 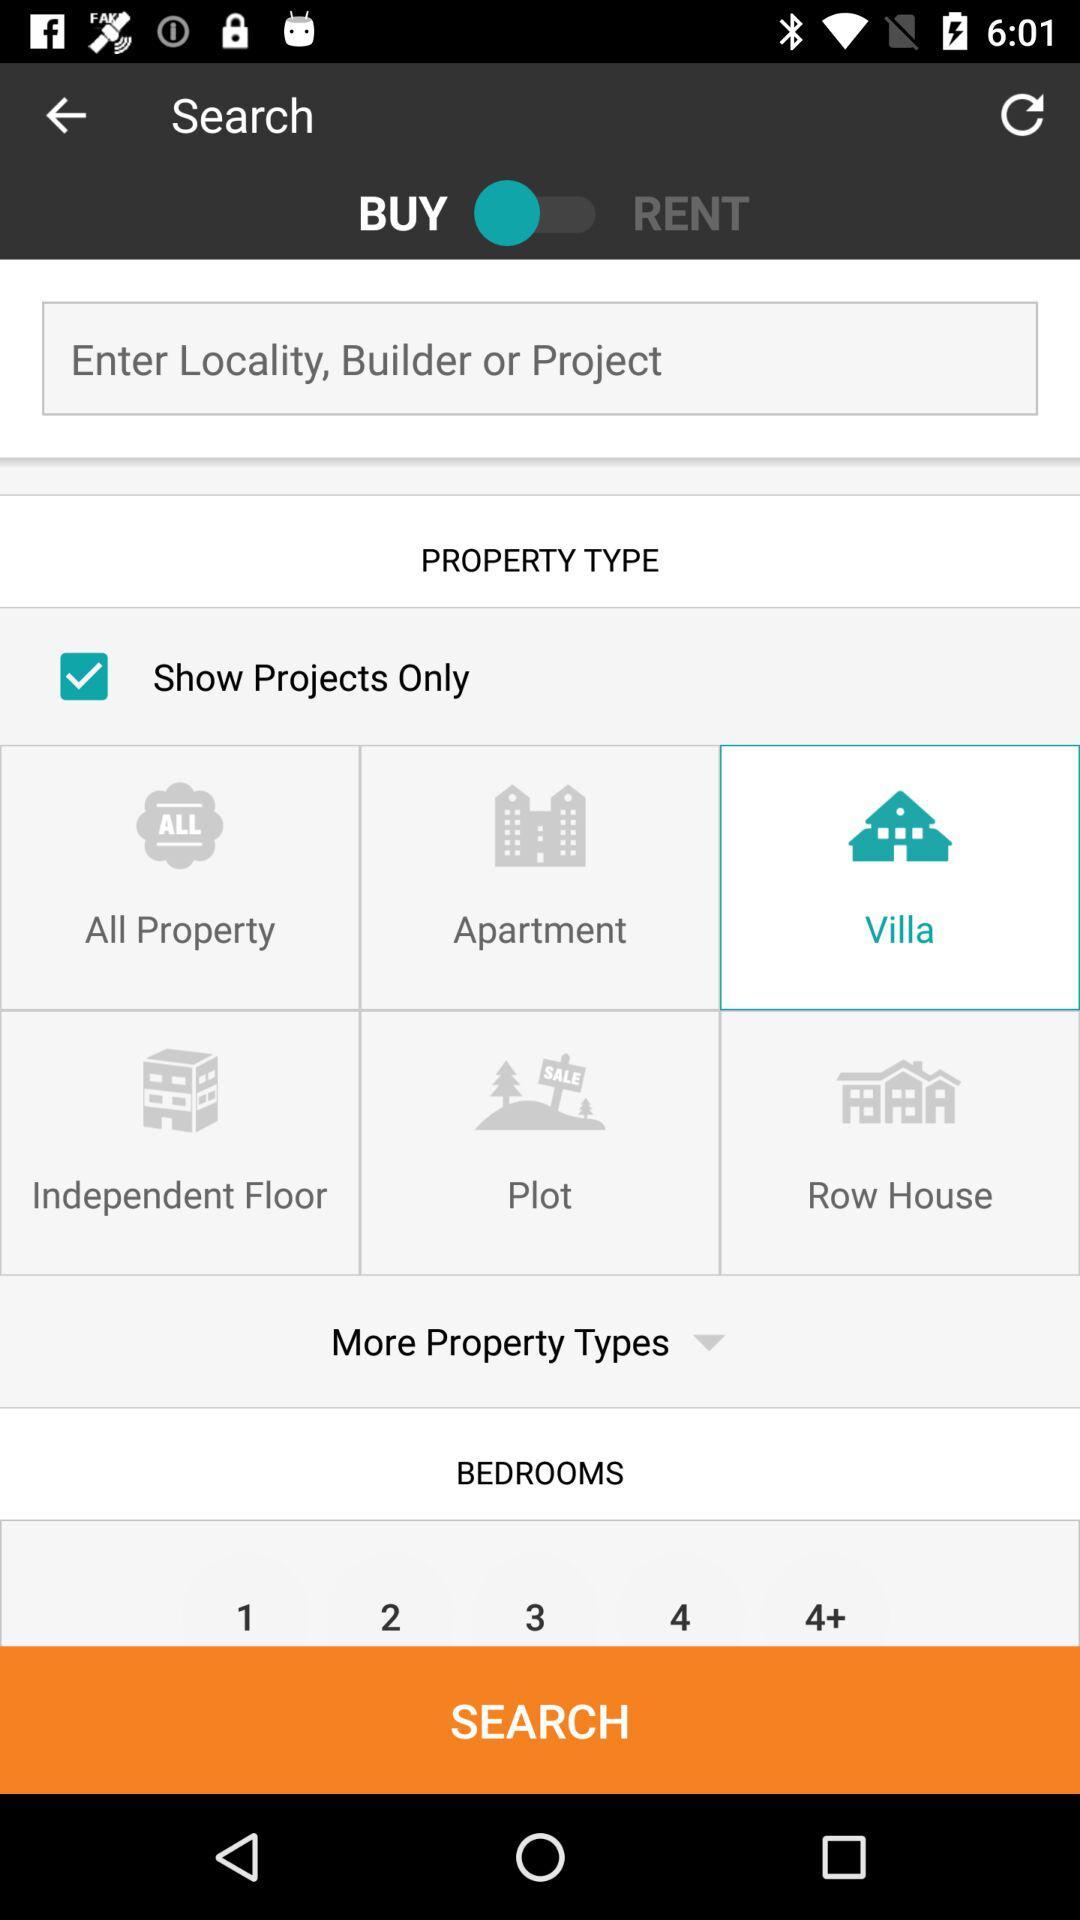 I want to click on go back, so click(x=84, y=113).